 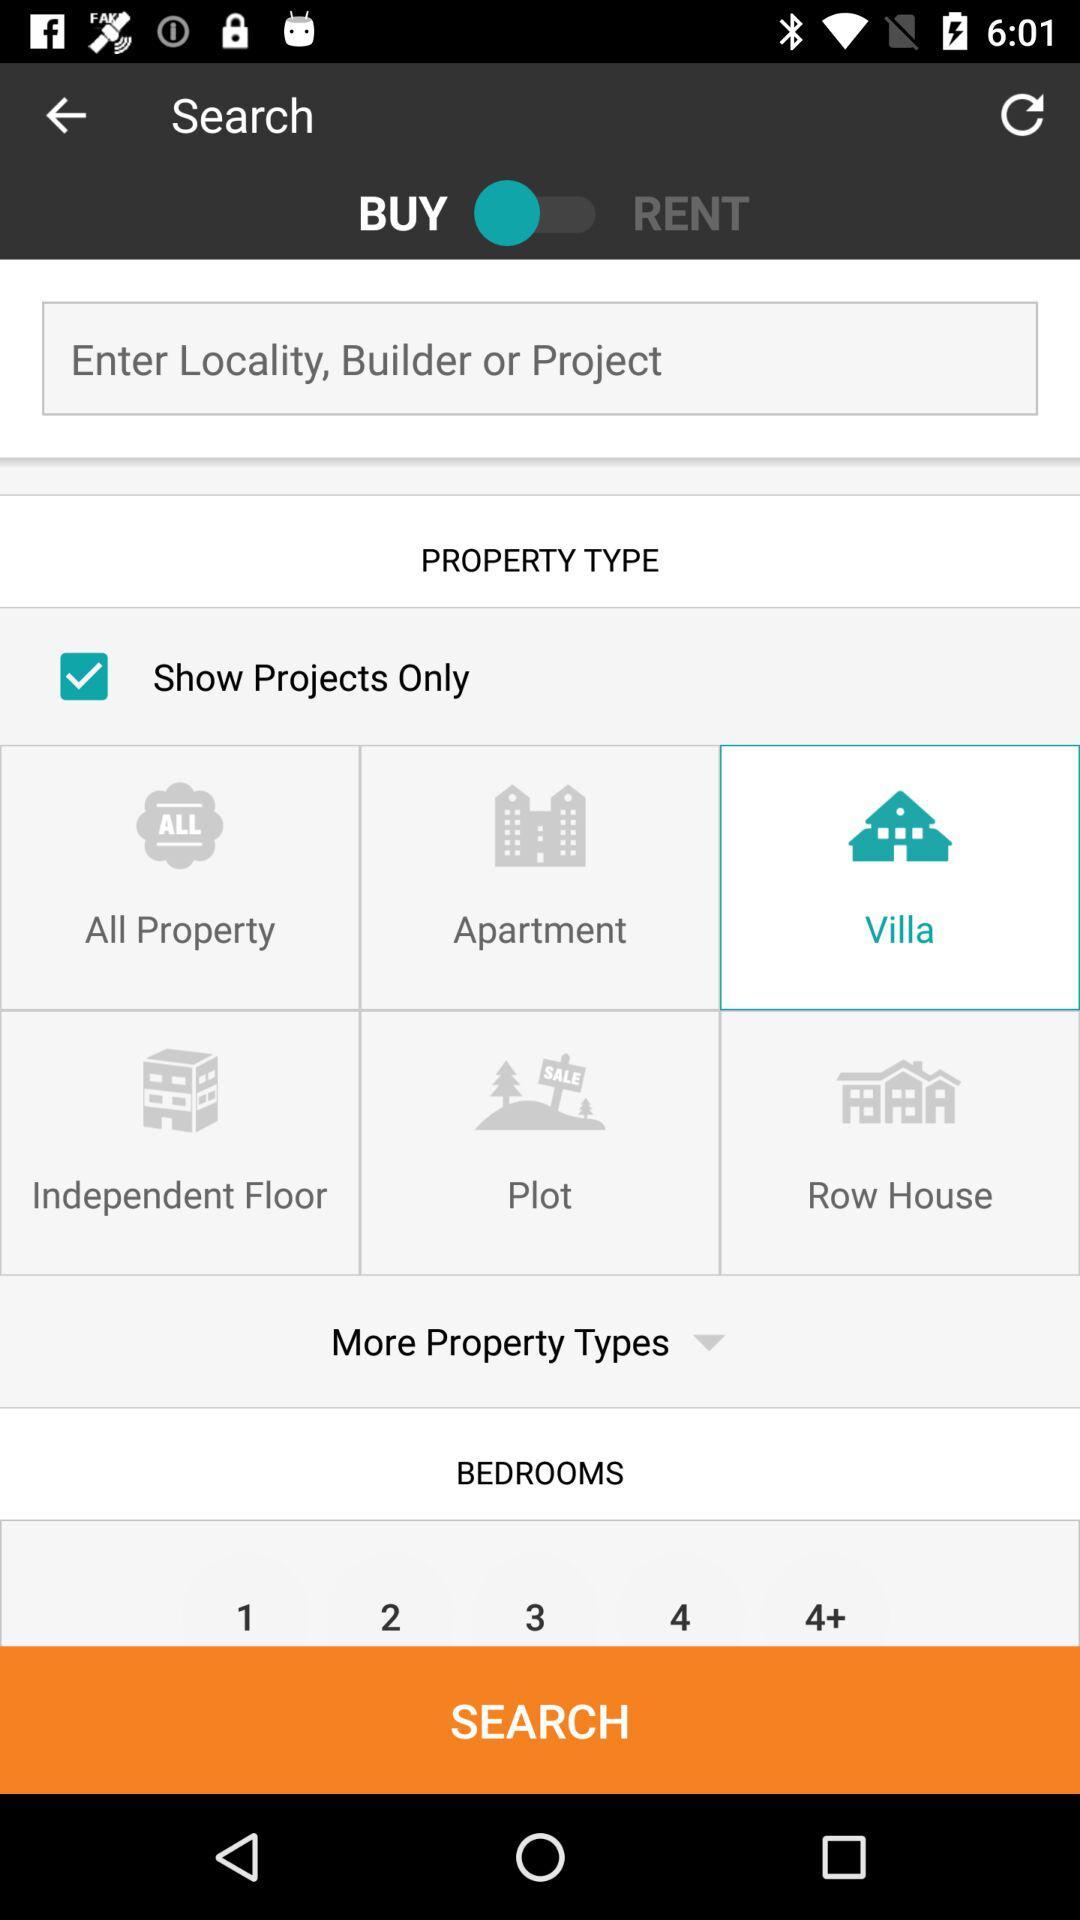 I want to click on go back, so click(x=84, y=113).